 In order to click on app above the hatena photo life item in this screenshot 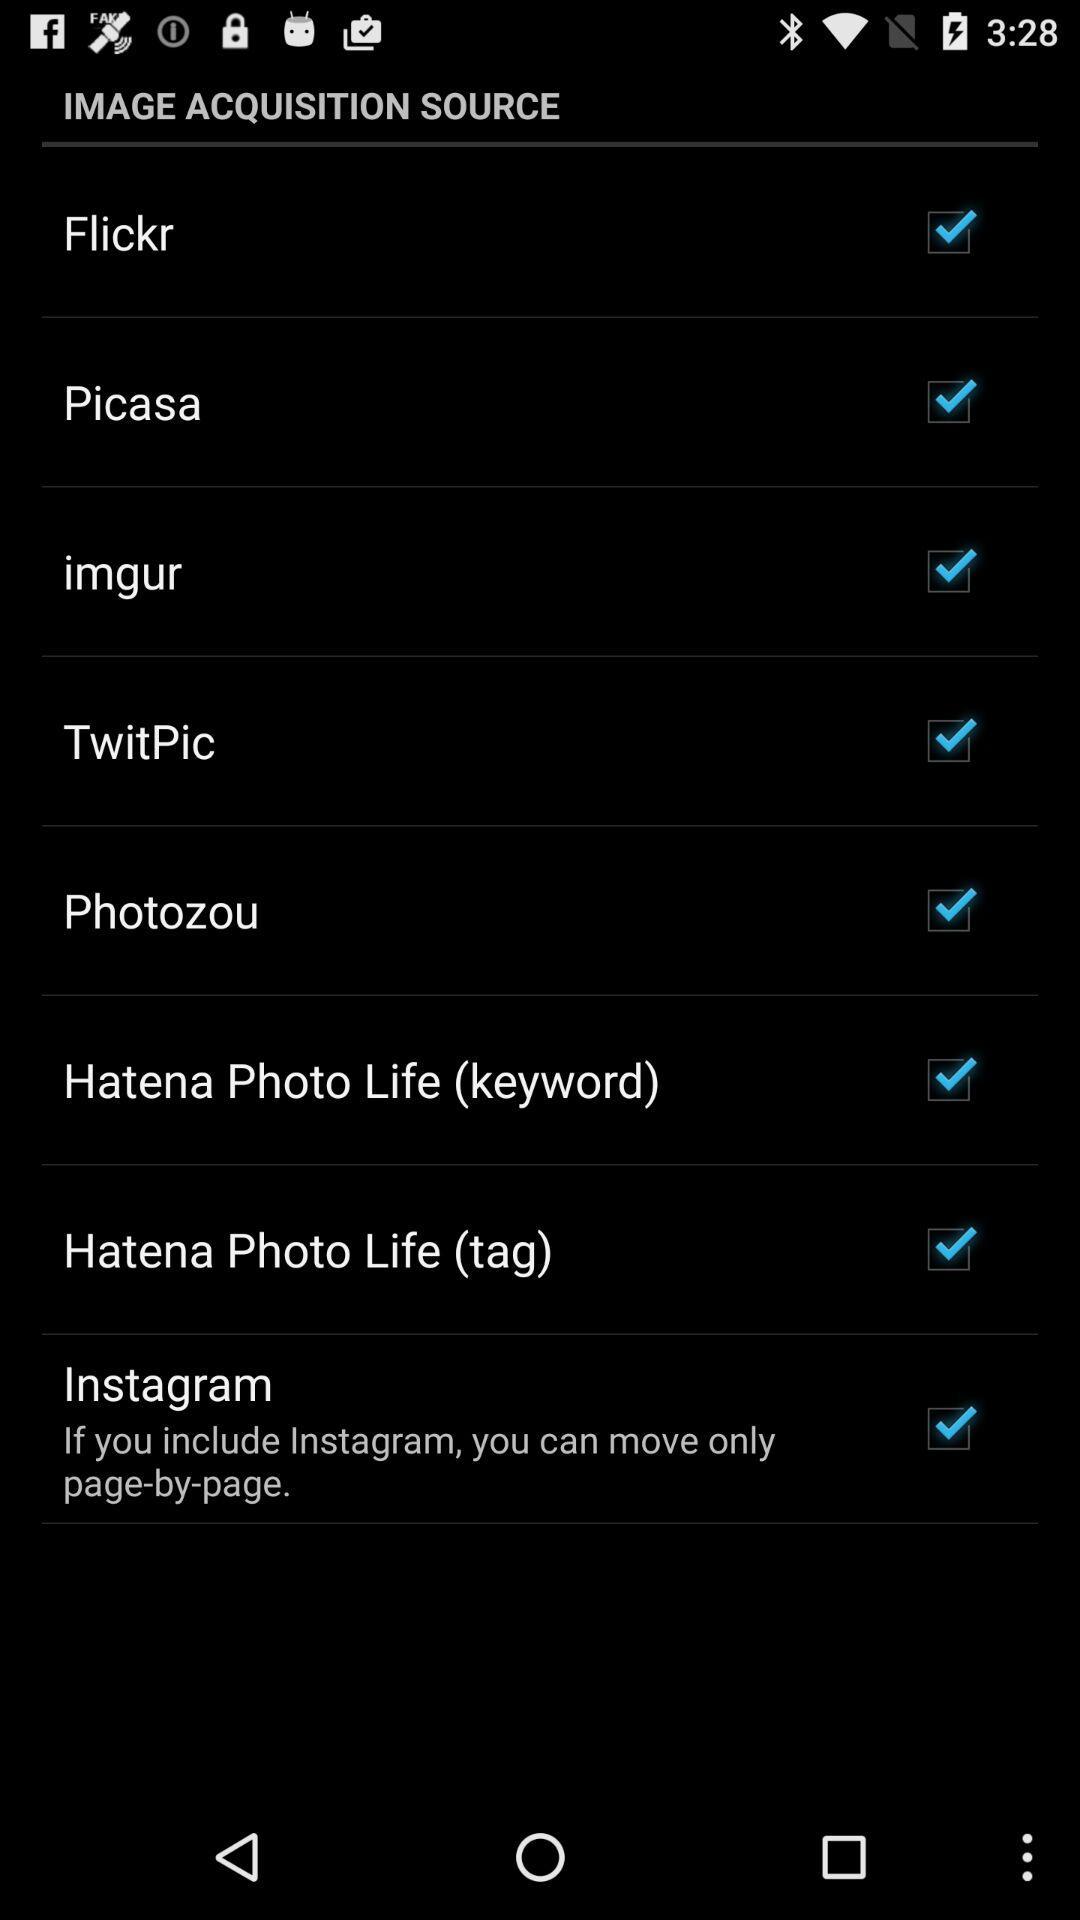, I will do `click(160, 909)`.